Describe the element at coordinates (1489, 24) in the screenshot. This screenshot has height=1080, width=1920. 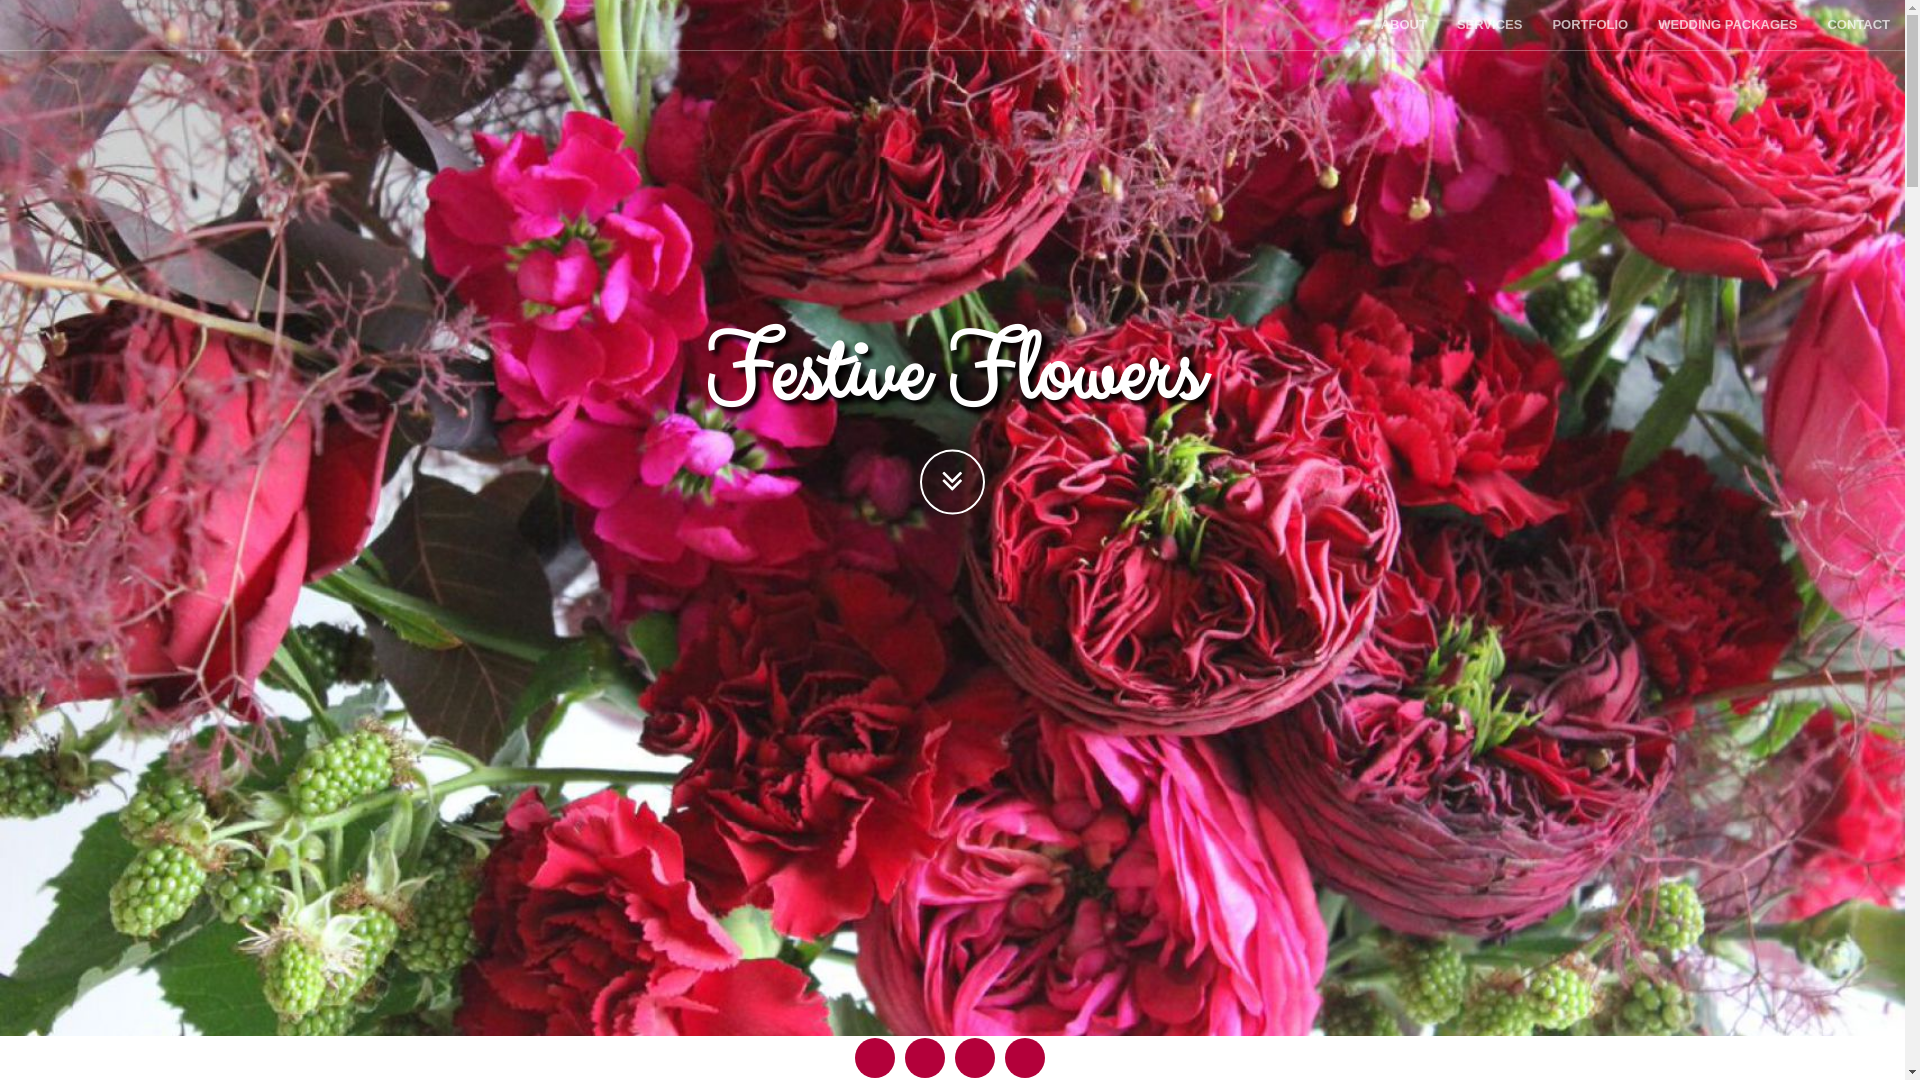
I see `'SERVICES'` at that location.